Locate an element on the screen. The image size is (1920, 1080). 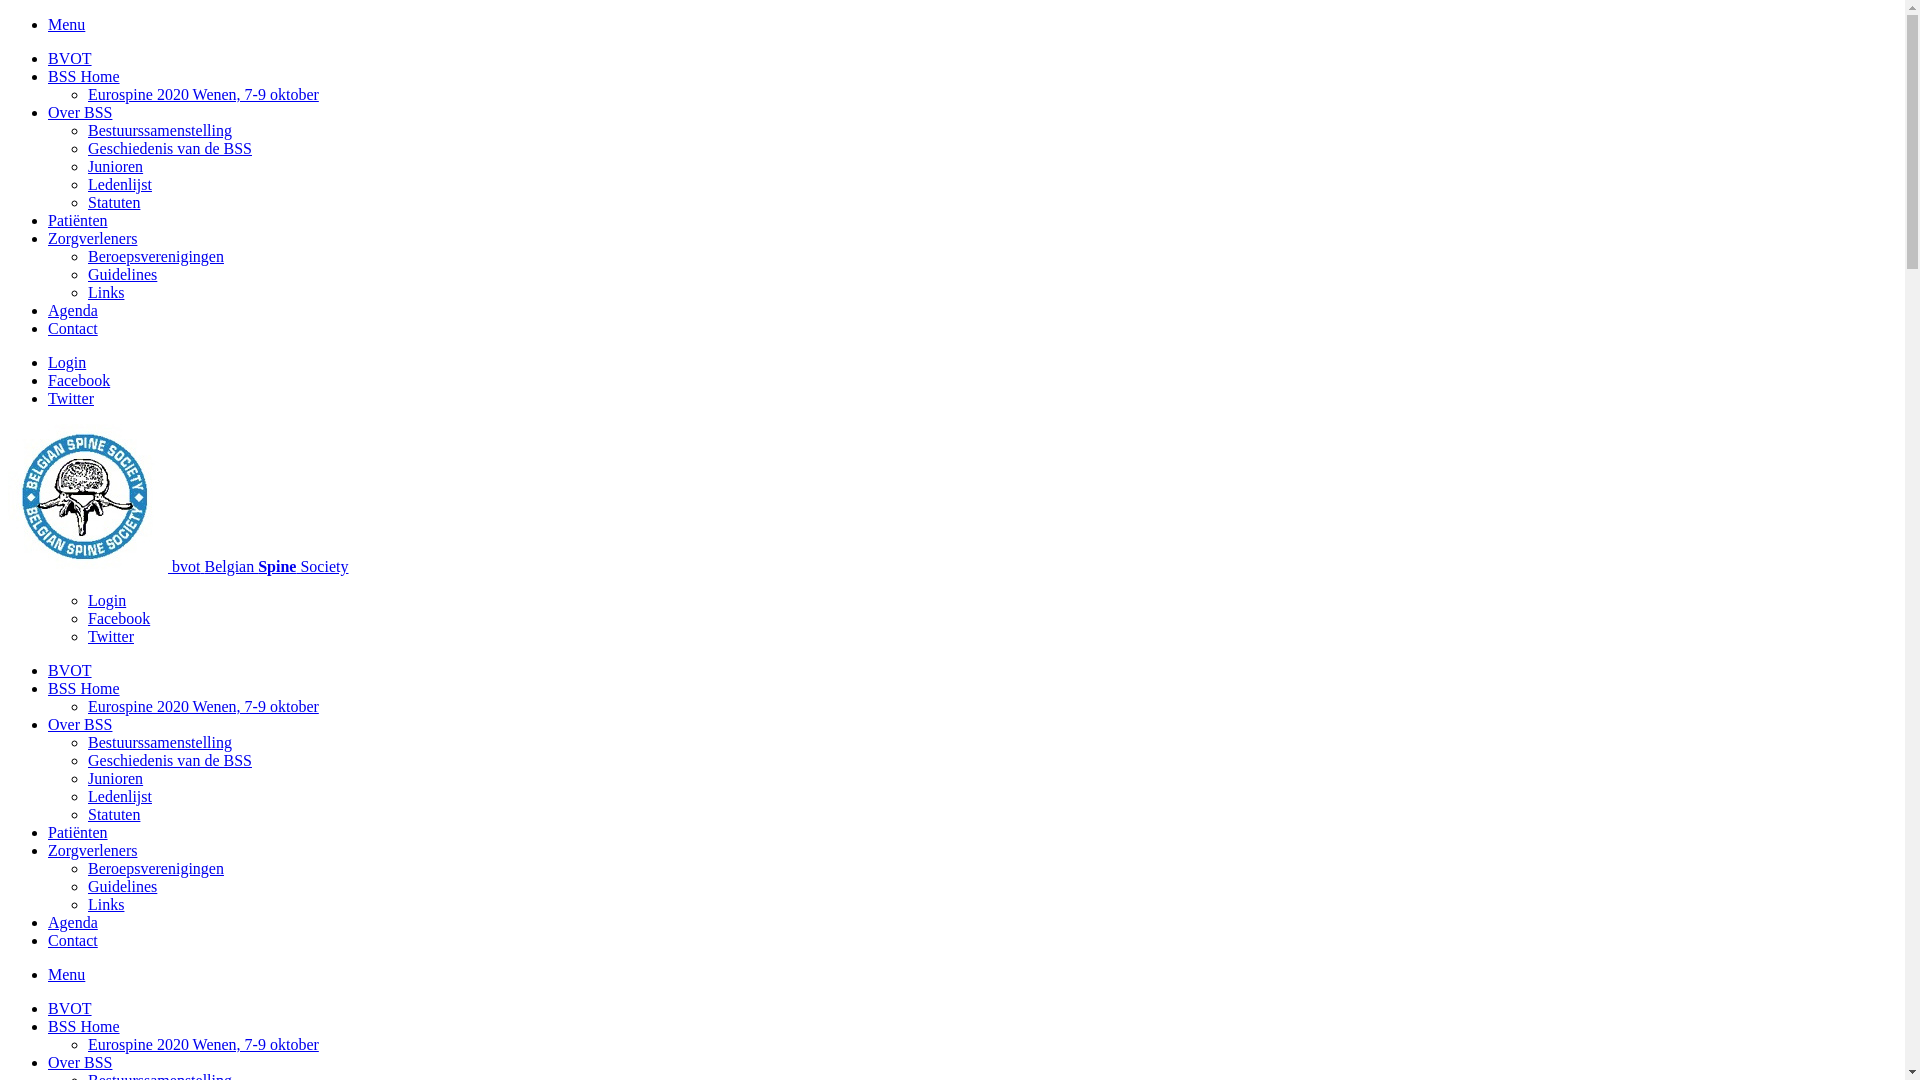
'BSS Home' is located at coordinates (48, 1026).